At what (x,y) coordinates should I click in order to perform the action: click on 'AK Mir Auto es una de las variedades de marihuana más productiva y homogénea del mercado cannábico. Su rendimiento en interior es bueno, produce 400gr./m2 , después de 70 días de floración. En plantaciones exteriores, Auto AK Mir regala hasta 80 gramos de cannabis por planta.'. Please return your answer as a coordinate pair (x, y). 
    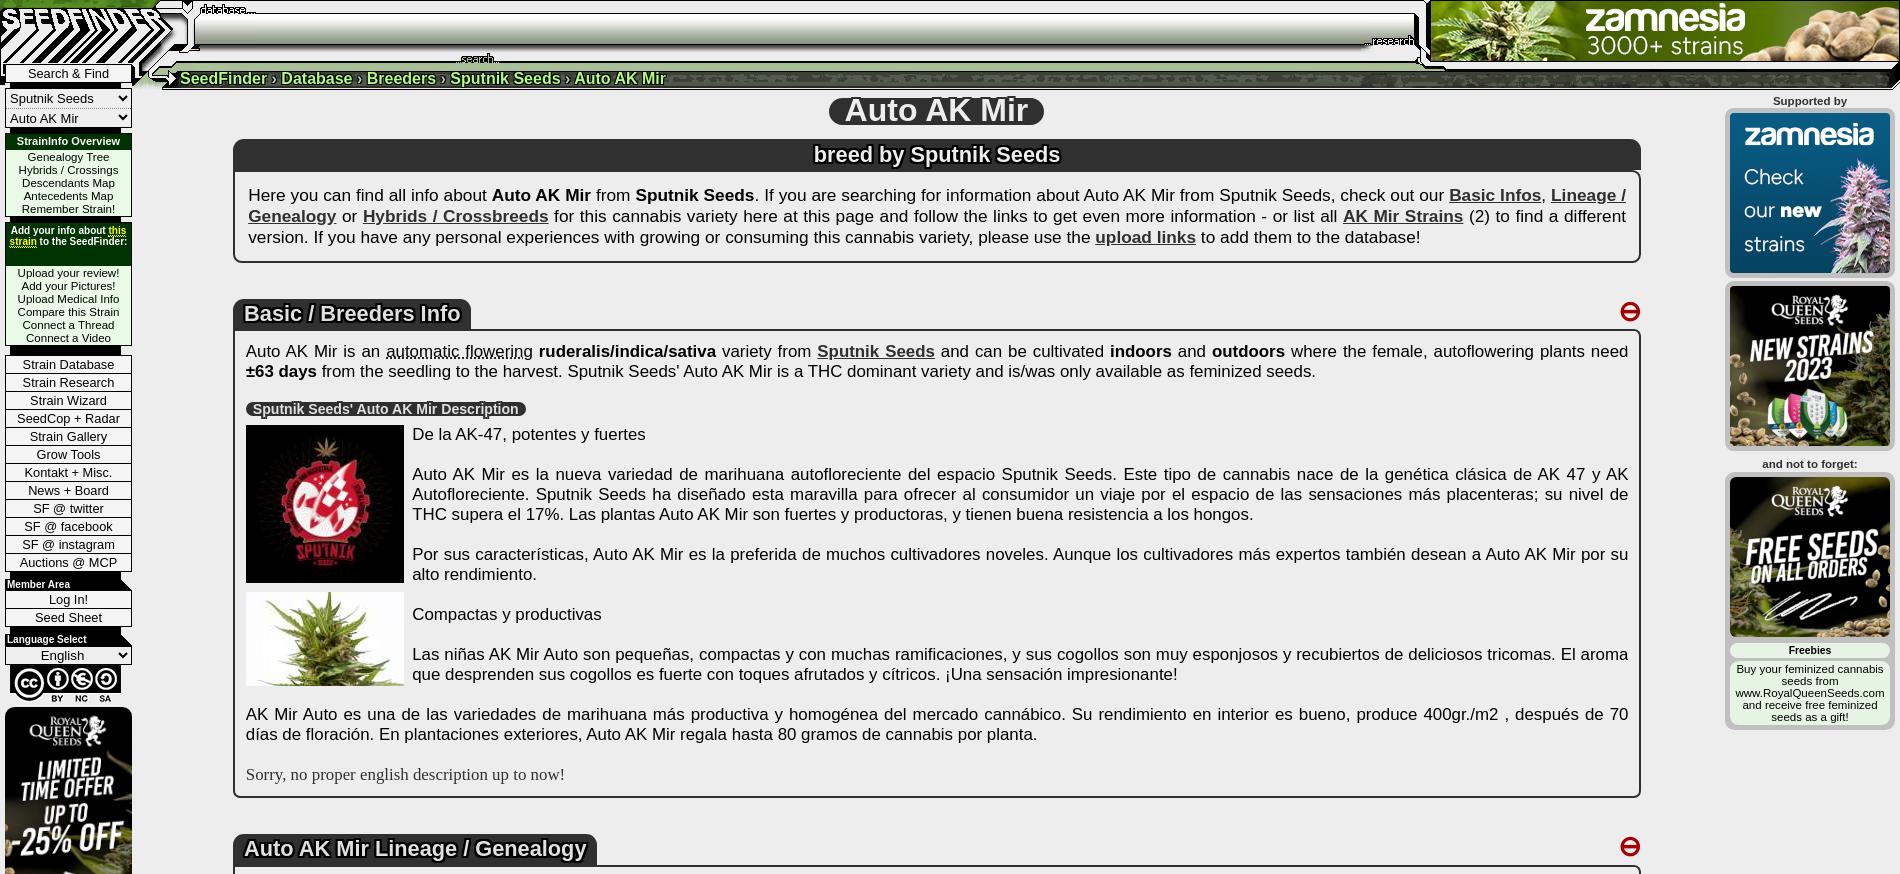
    Looking at the image, I should click on (935, 724).